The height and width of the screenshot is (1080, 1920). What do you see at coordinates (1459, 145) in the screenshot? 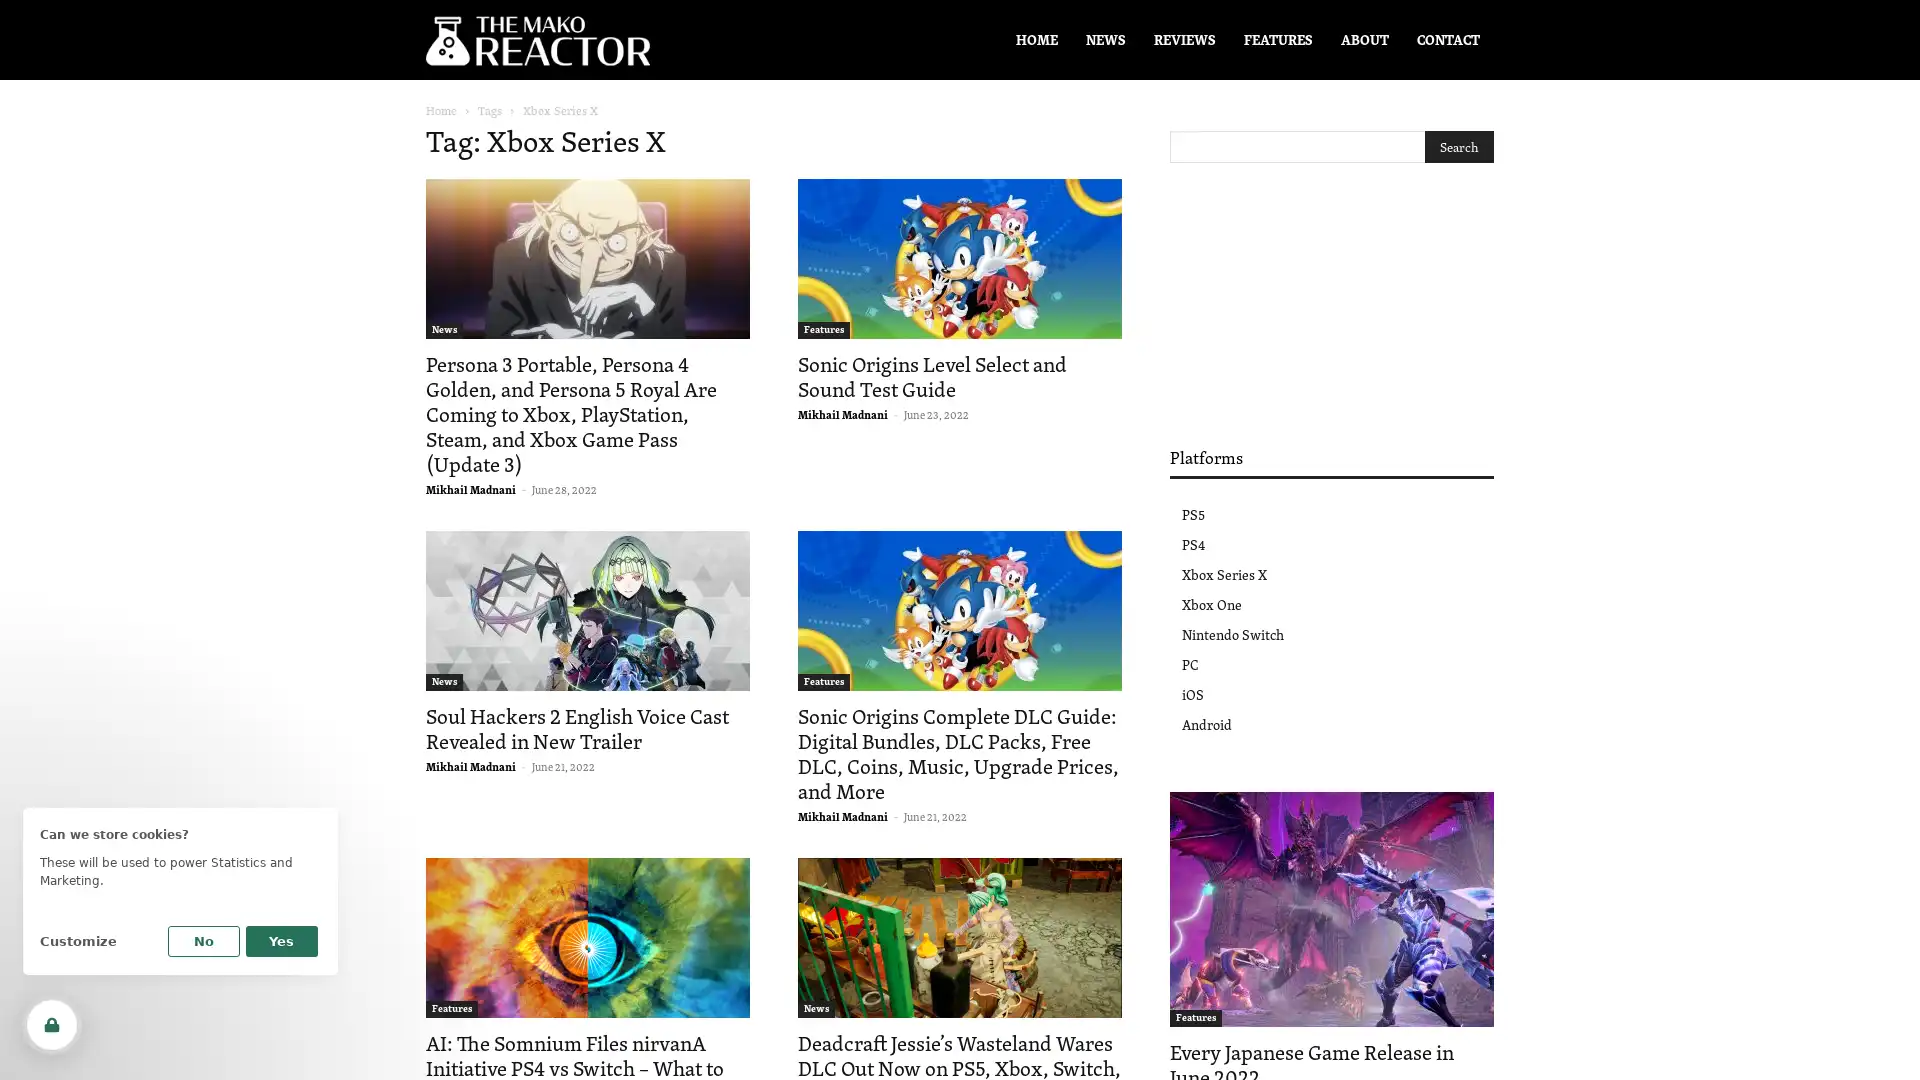
I see `Search` at bounding box center [1459, 145].